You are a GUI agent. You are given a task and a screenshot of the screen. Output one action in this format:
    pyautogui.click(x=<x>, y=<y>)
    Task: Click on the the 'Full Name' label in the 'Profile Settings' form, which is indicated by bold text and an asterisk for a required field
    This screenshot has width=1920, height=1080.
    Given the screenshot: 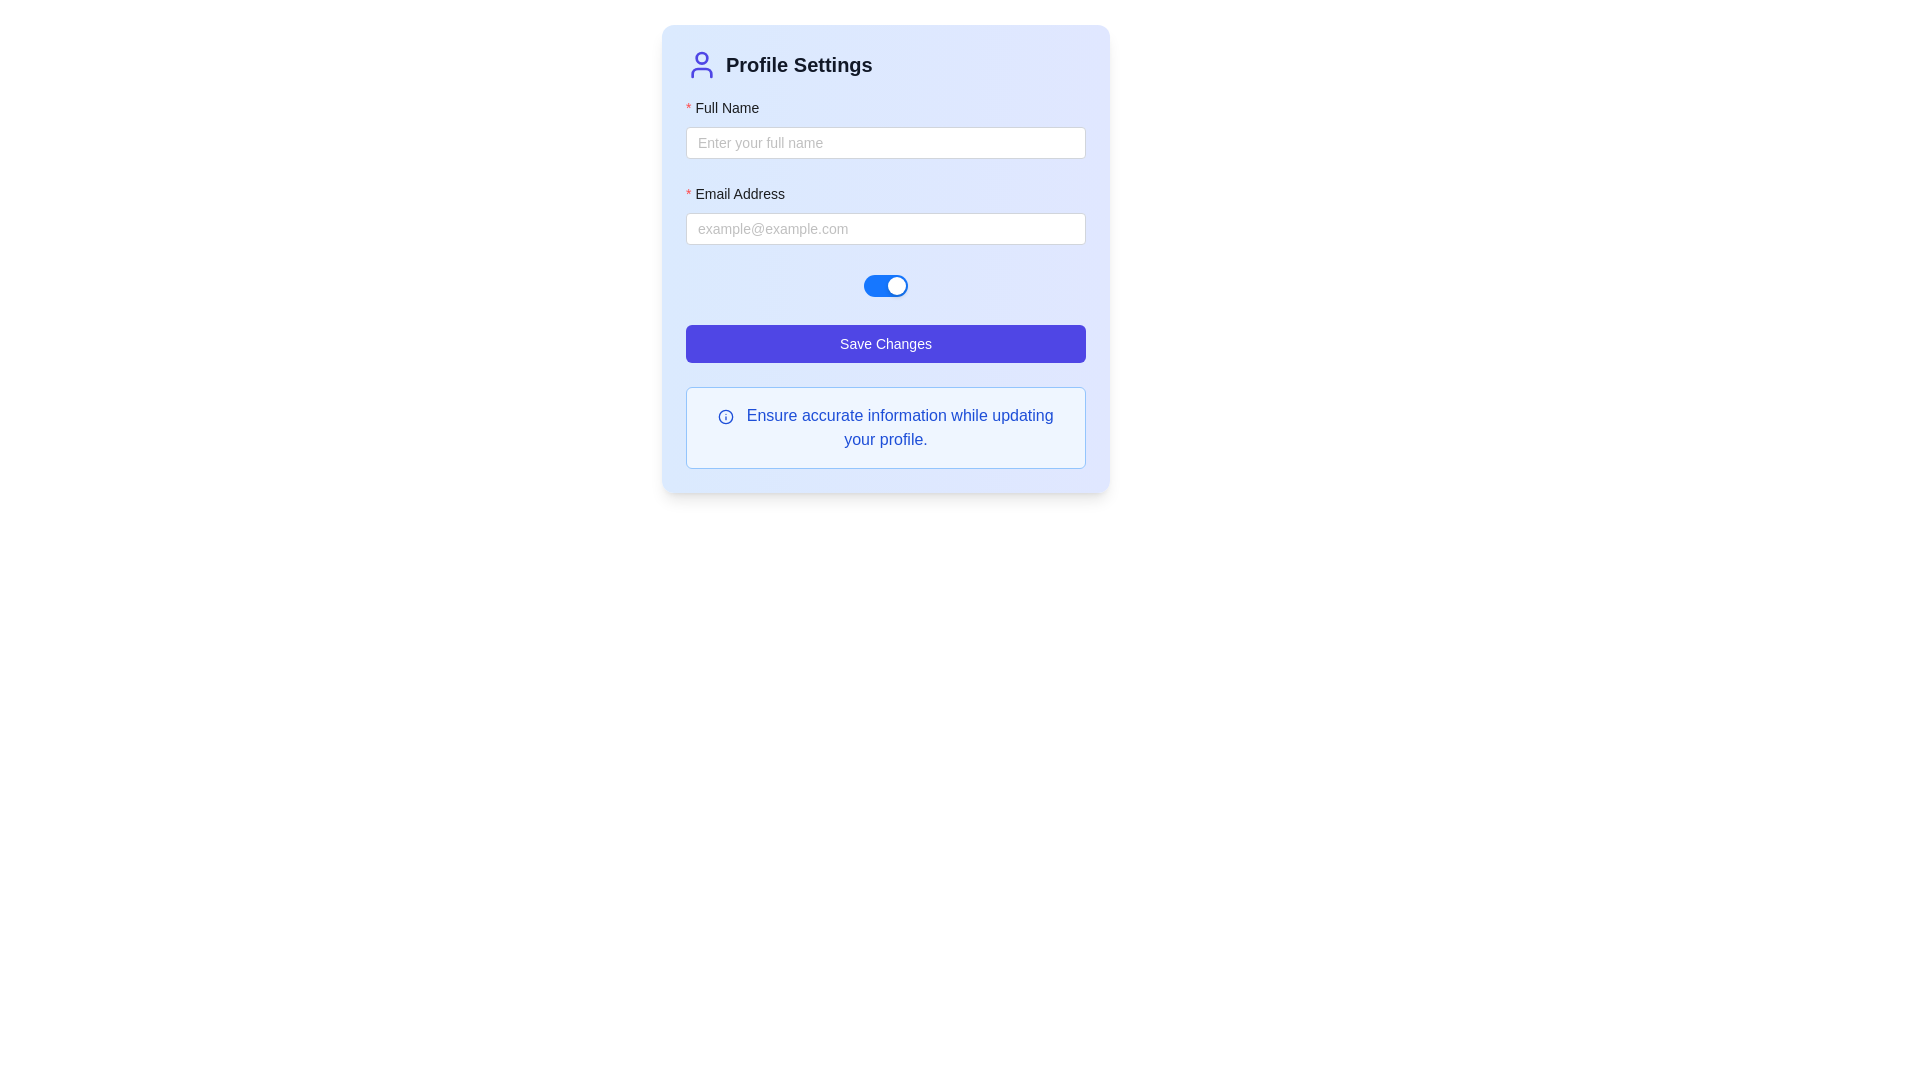 What is the action you would take?
    pyautogui.click(x=728, y=108)
    